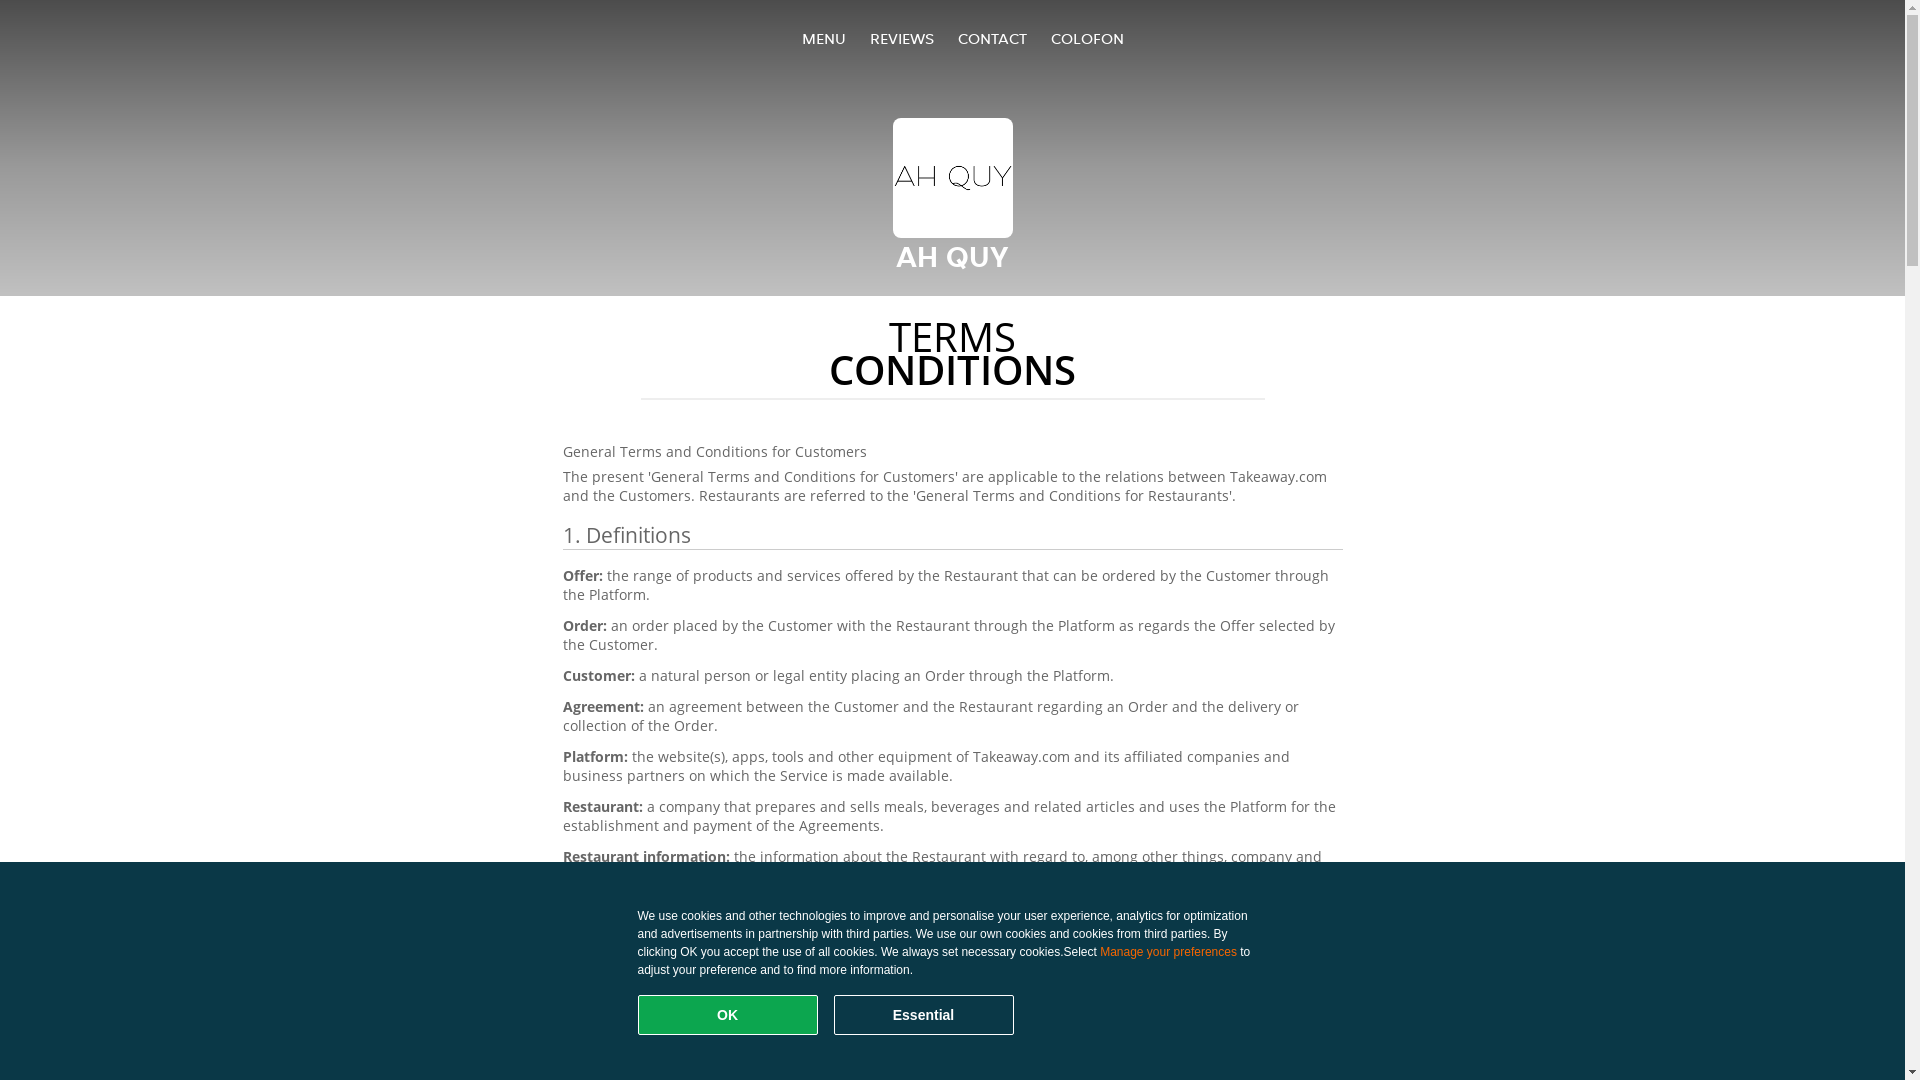 The width and height of the screenshot is (1920, 1080). What do you see at coordinates (922, 1014) in the screenshot?
I see `'Essential'` at bounding box center [922, 1014].